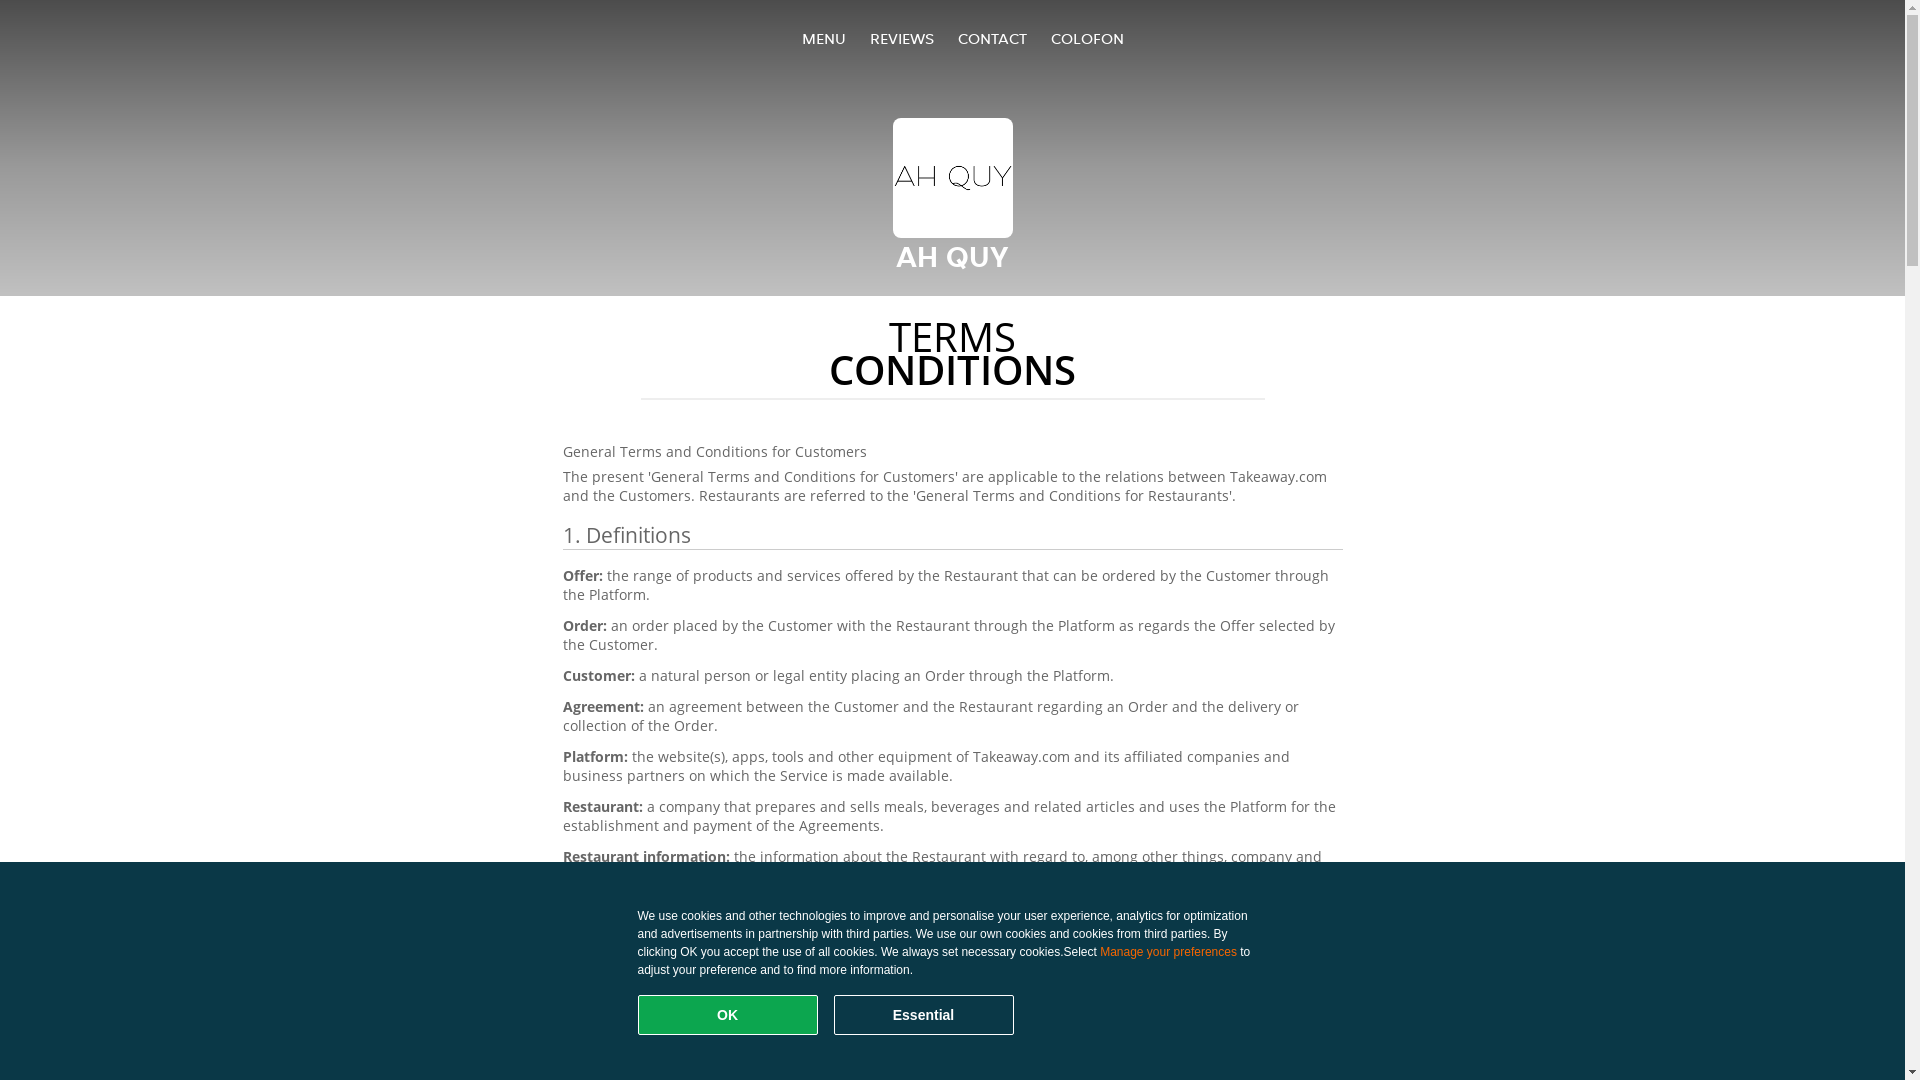 The width and height of the screenshot is (1920, 1080). What do you see at coordinates (922, 1014) in the screenshot?
I see `'Essential'` at bounding box center [922, 1014].